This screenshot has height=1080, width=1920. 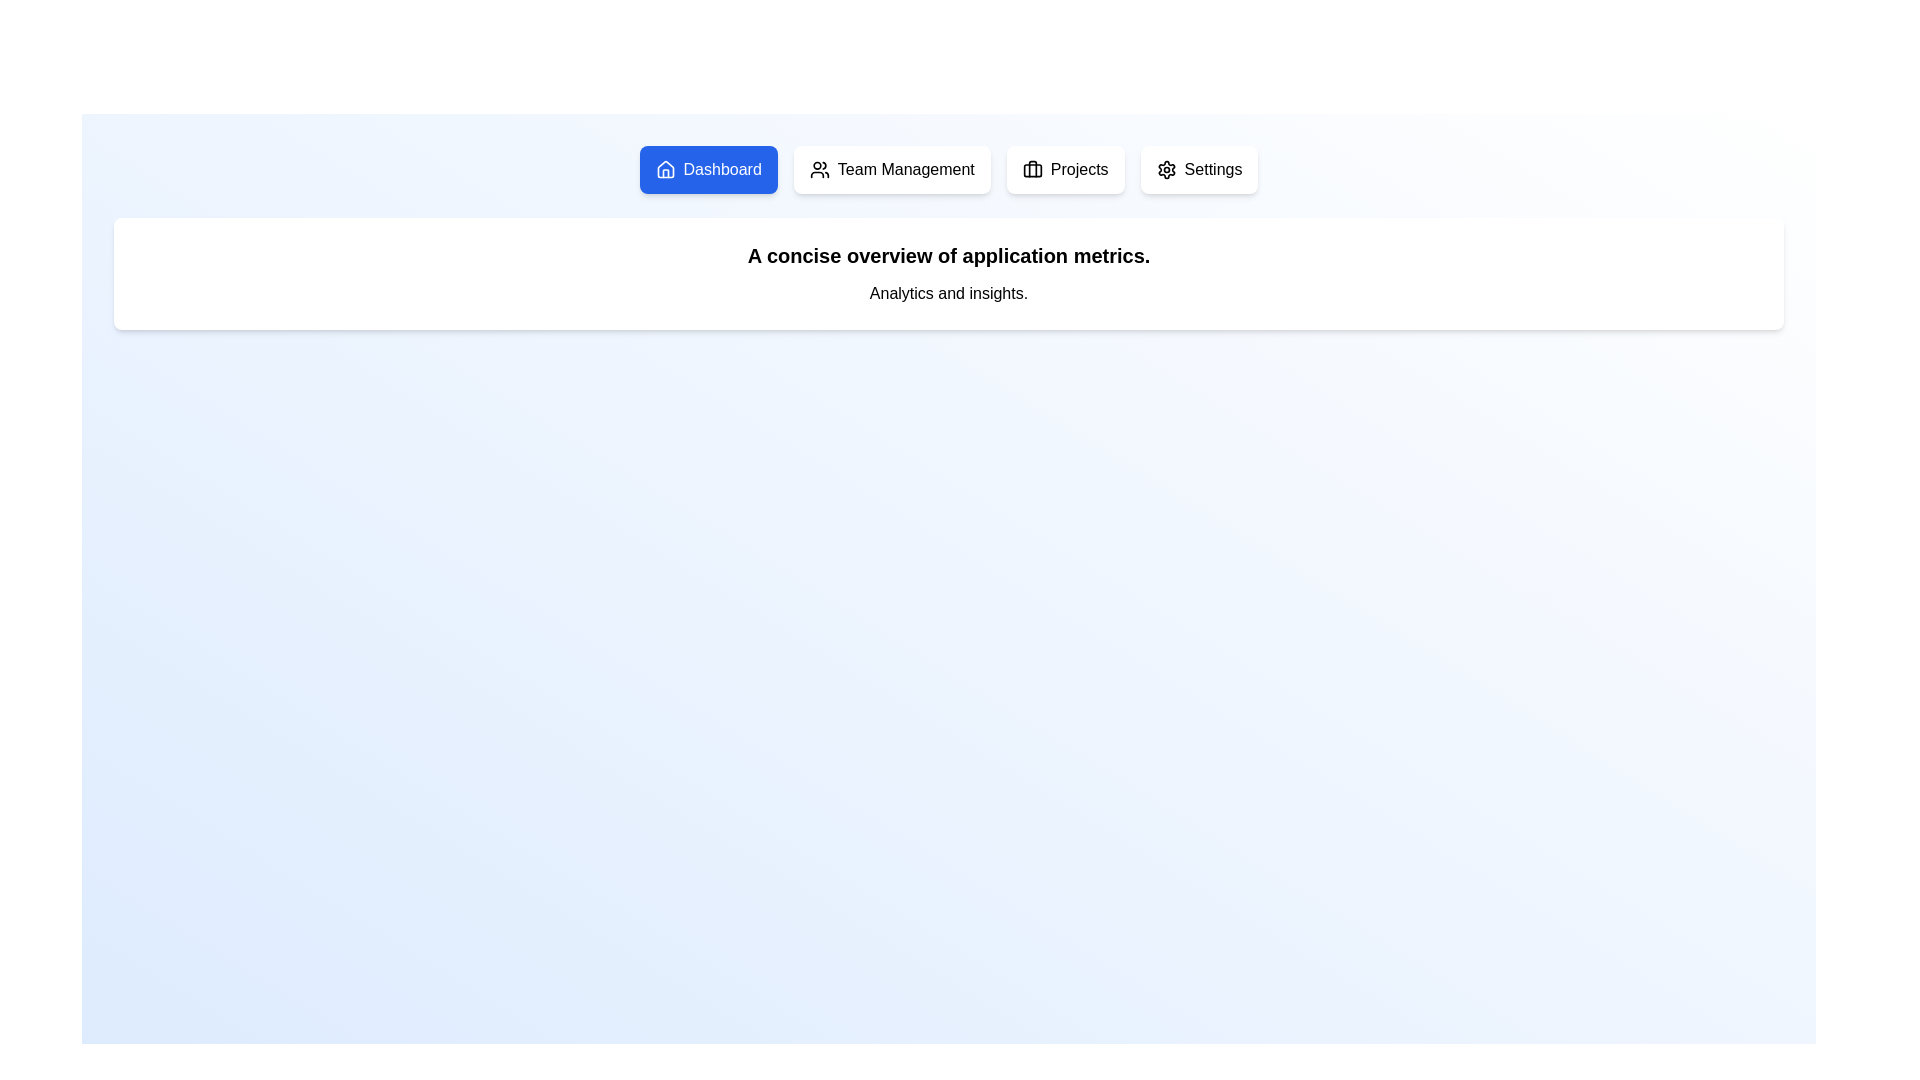 What do you see at coordinates (1078, 168) in the screenshot?
I see `the 'Projects' text label within the button component` at bounding box center [1078, 168].